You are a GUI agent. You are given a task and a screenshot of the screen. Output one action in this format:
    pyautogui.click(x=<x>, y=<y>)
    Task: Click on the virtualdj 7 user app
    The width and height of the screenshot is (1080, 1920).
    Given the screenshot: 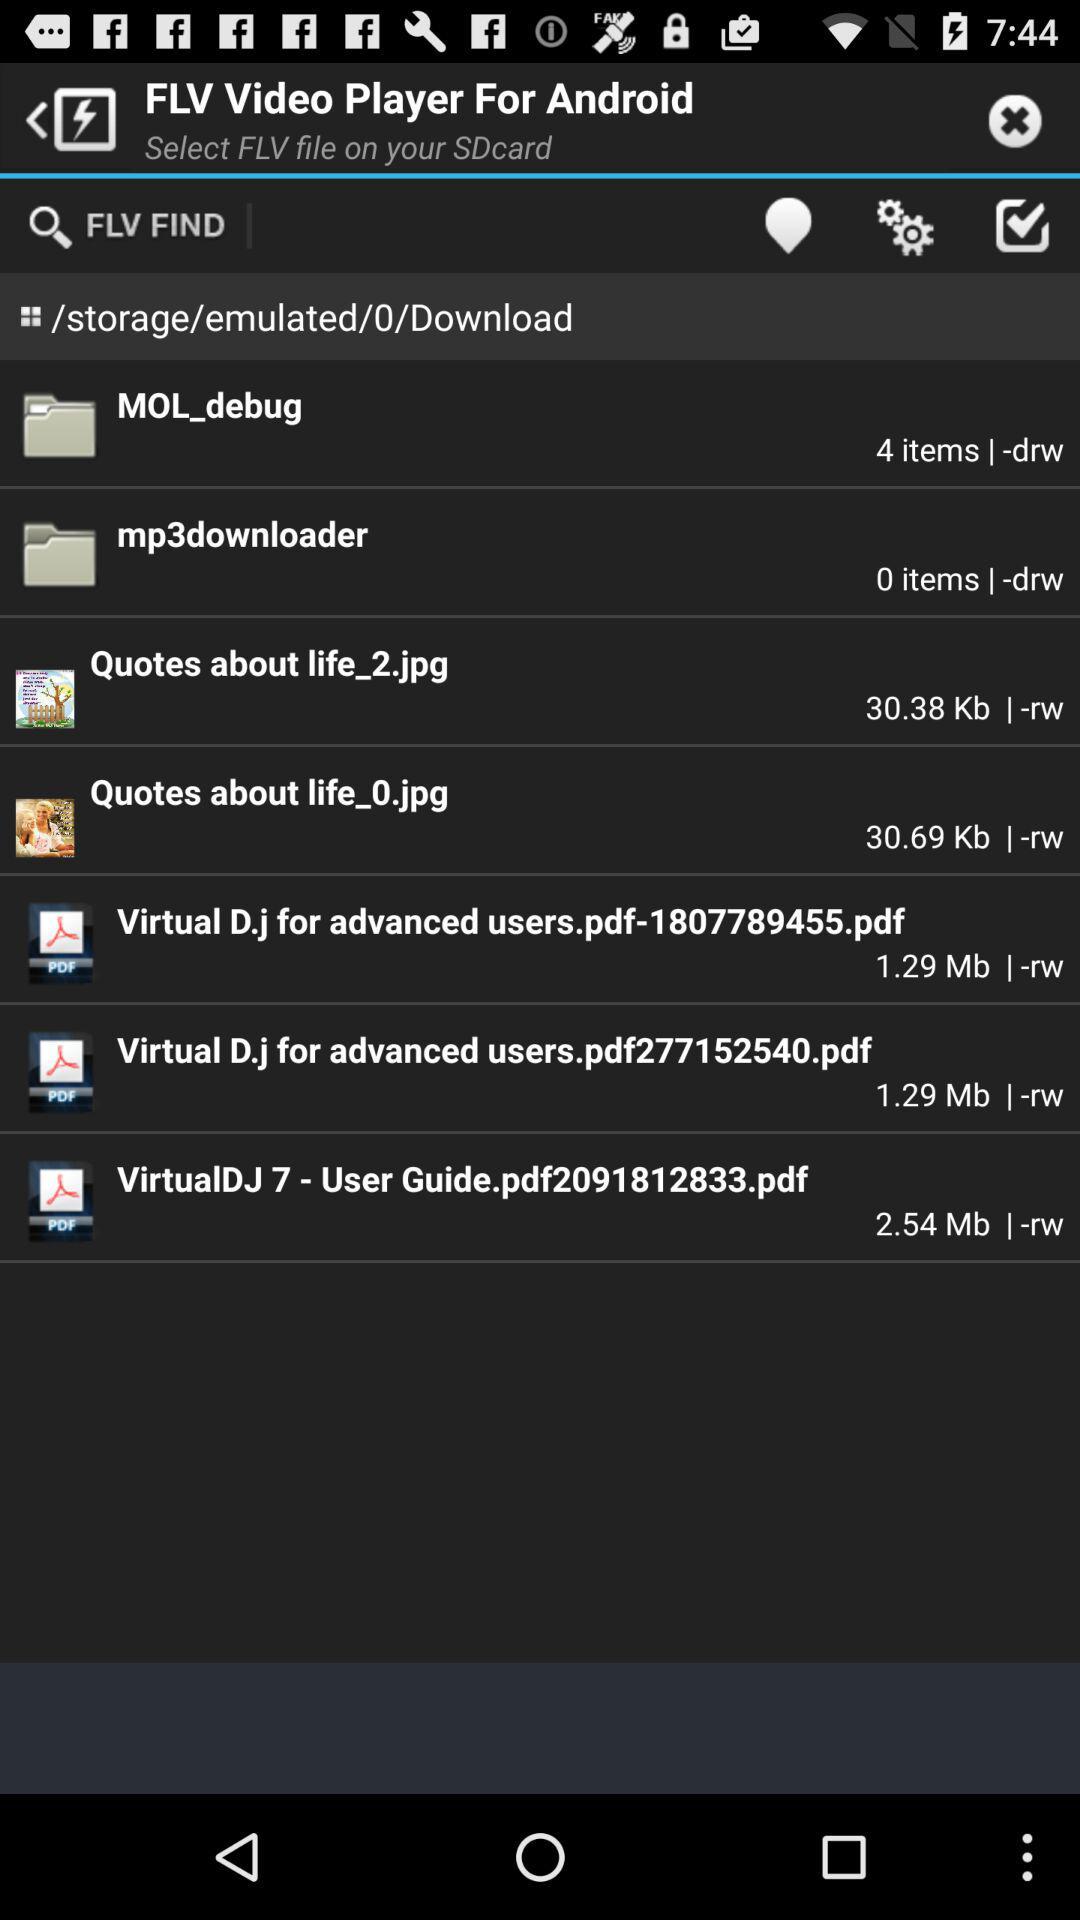 What is the action you would take?
    pyautogui.click(x=589, y=1178)
    